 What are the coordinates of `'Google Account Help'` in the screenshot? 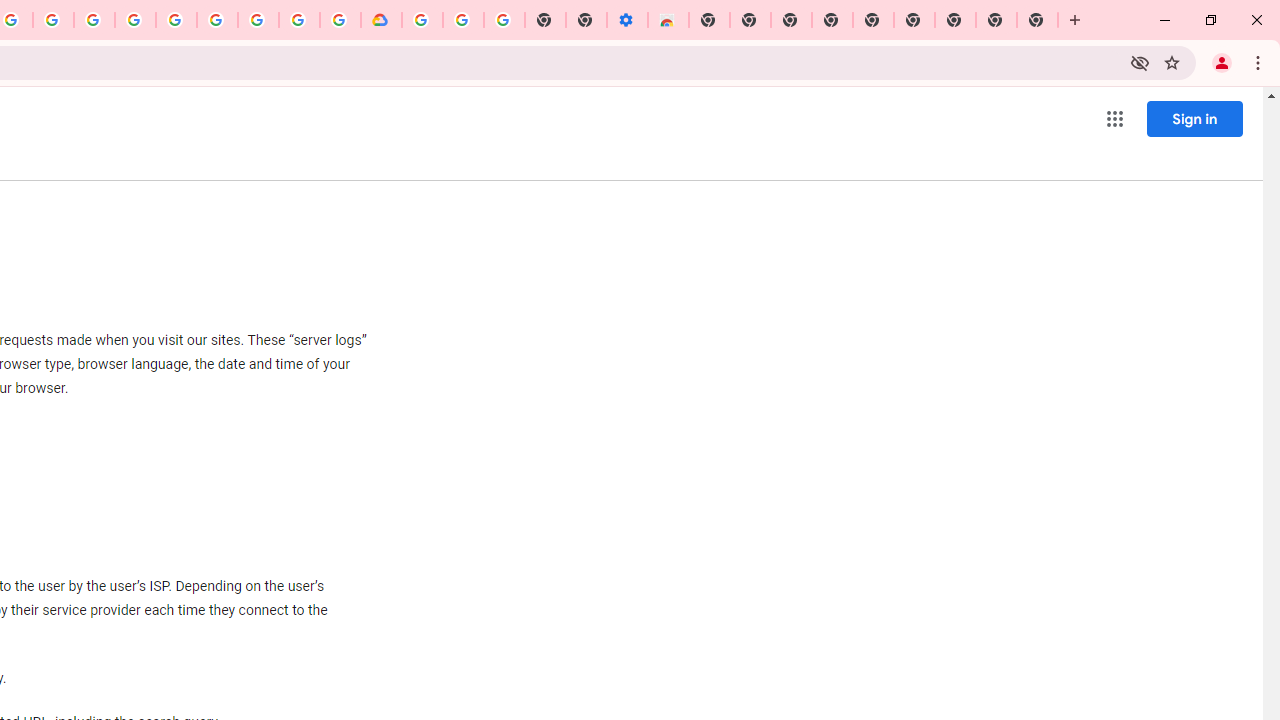 It's located at (462, 20).